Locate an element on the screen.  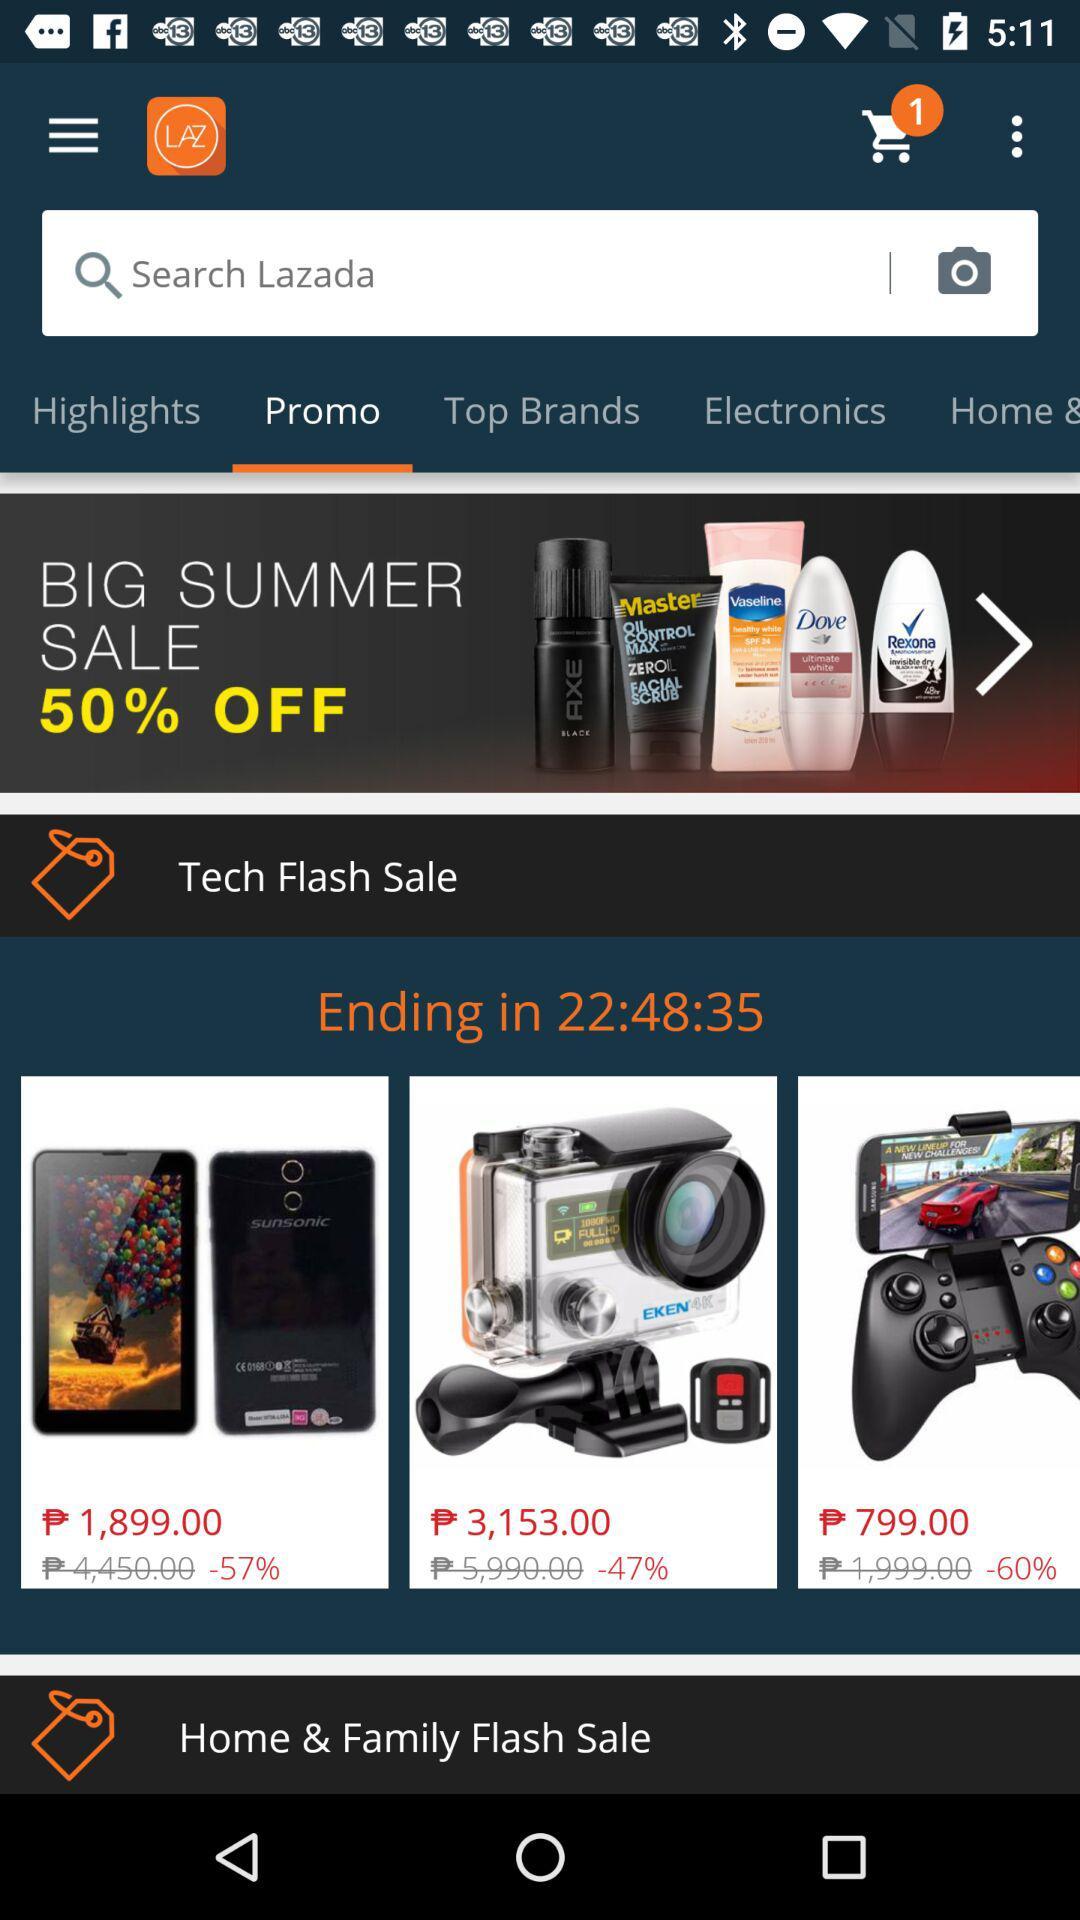
icon above the highlights icon is located at coordinates (465, 272).